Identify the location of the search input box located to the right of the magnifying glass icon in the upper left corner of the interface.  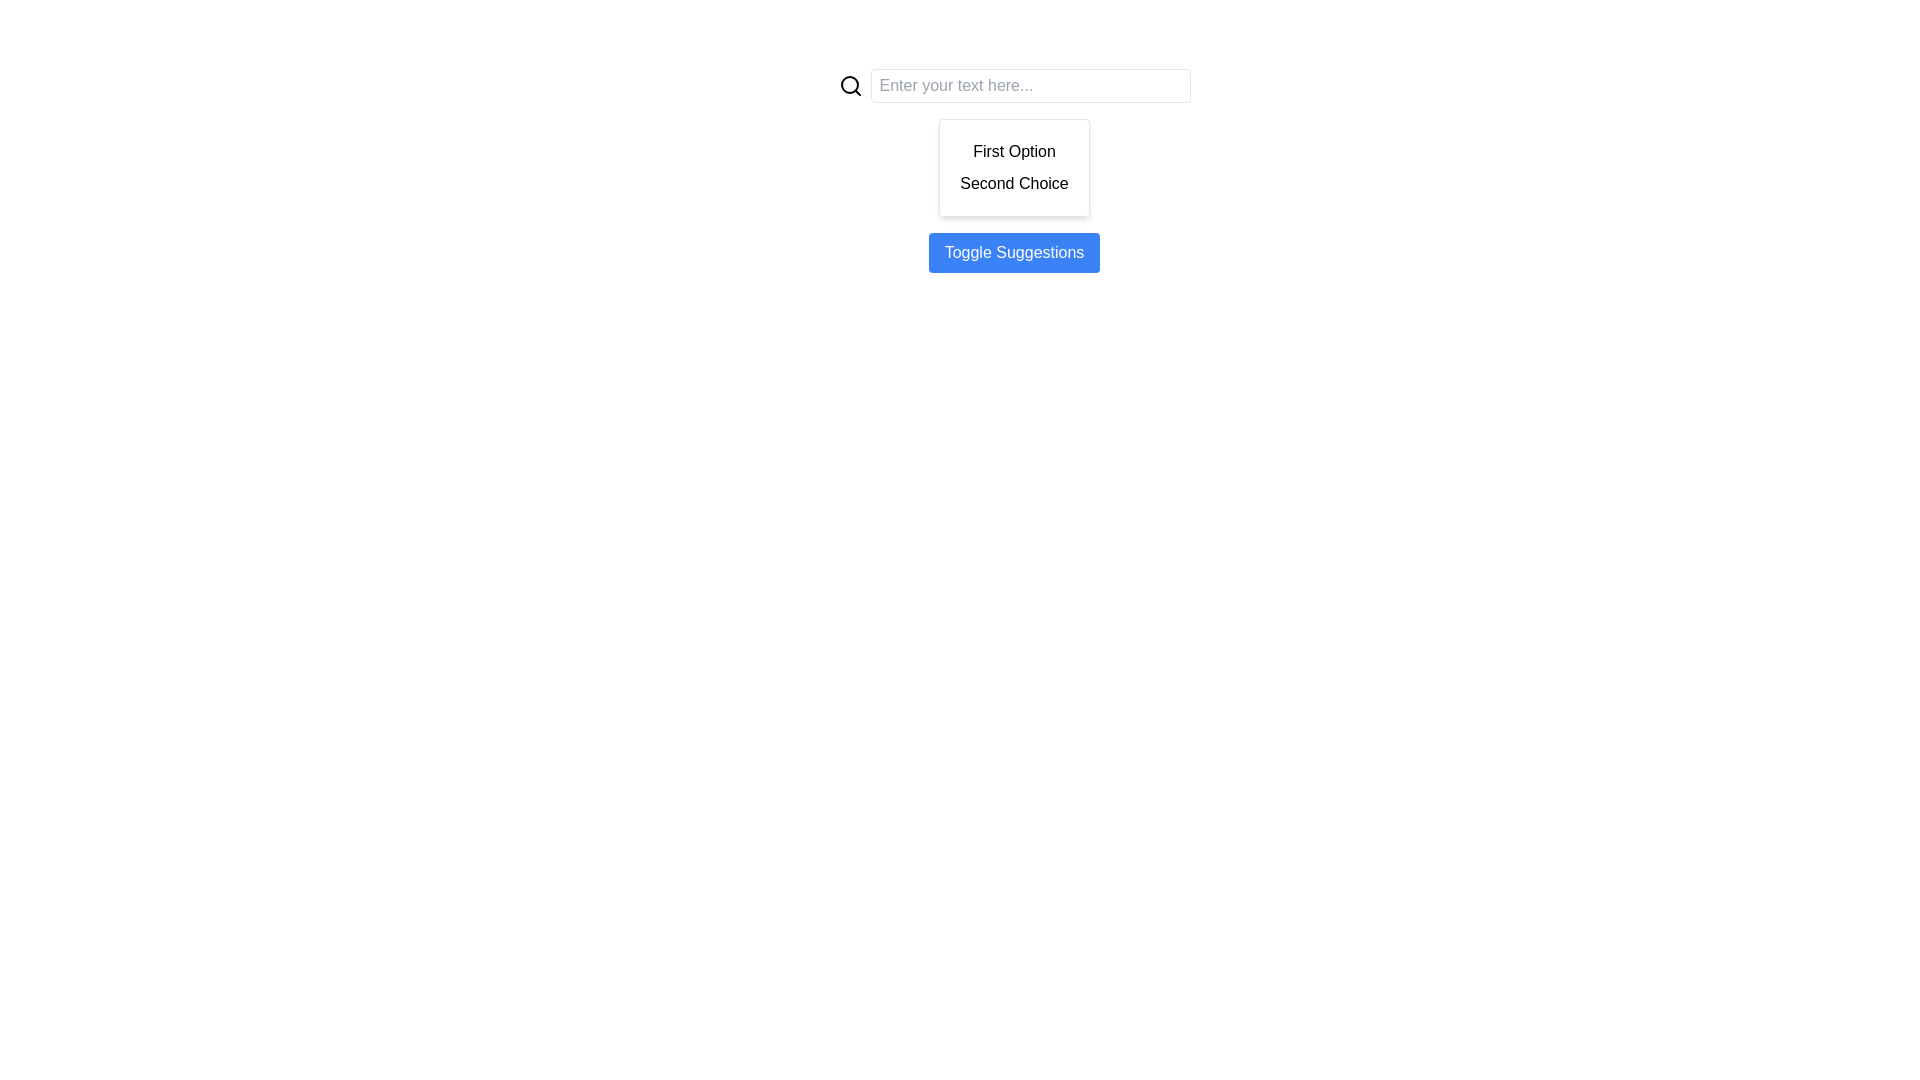
(849, 83).